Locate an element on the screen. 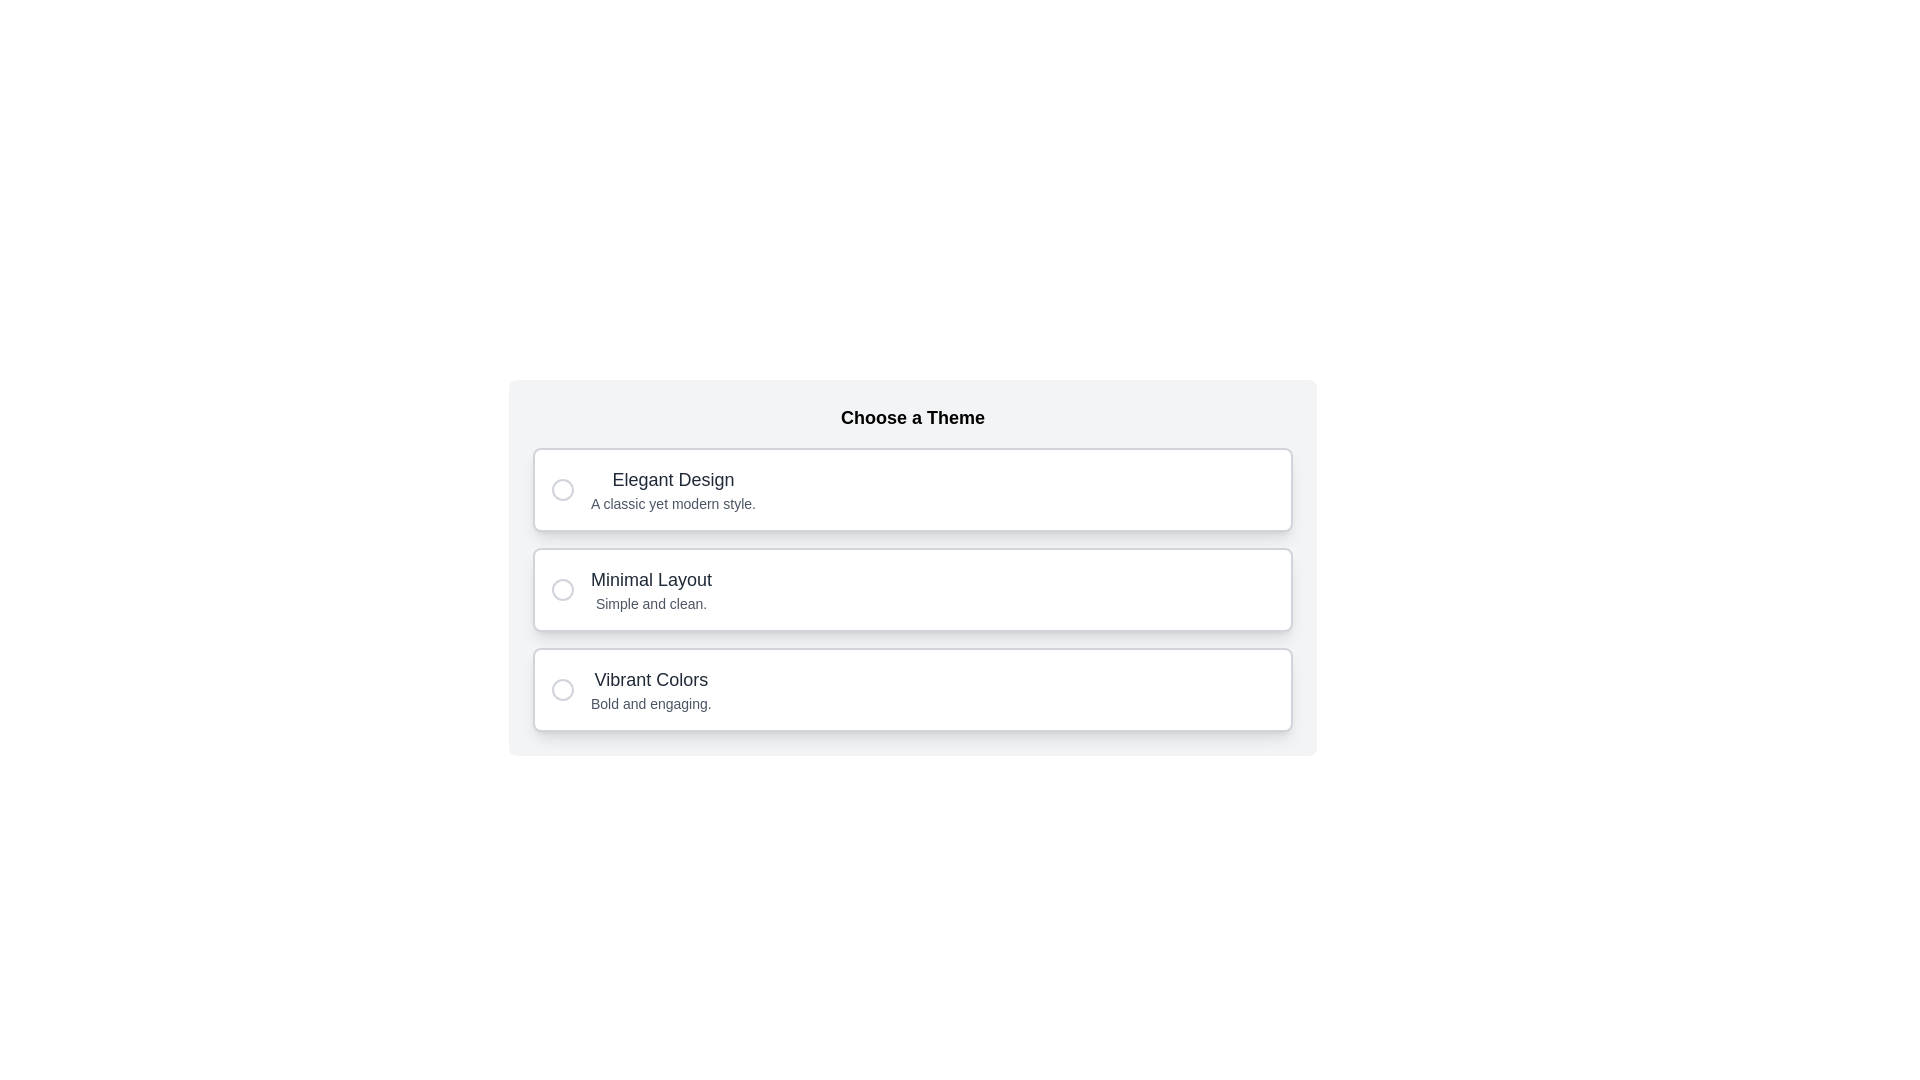 The height and width of the screenshot is (1080, 1920). the non-interactive decorative circular indicator located to the left of the text 'Elegant Design' and above 'A classic yet modern style.', which indicates the selected state of the associated option is located at coordinates (561, 489).